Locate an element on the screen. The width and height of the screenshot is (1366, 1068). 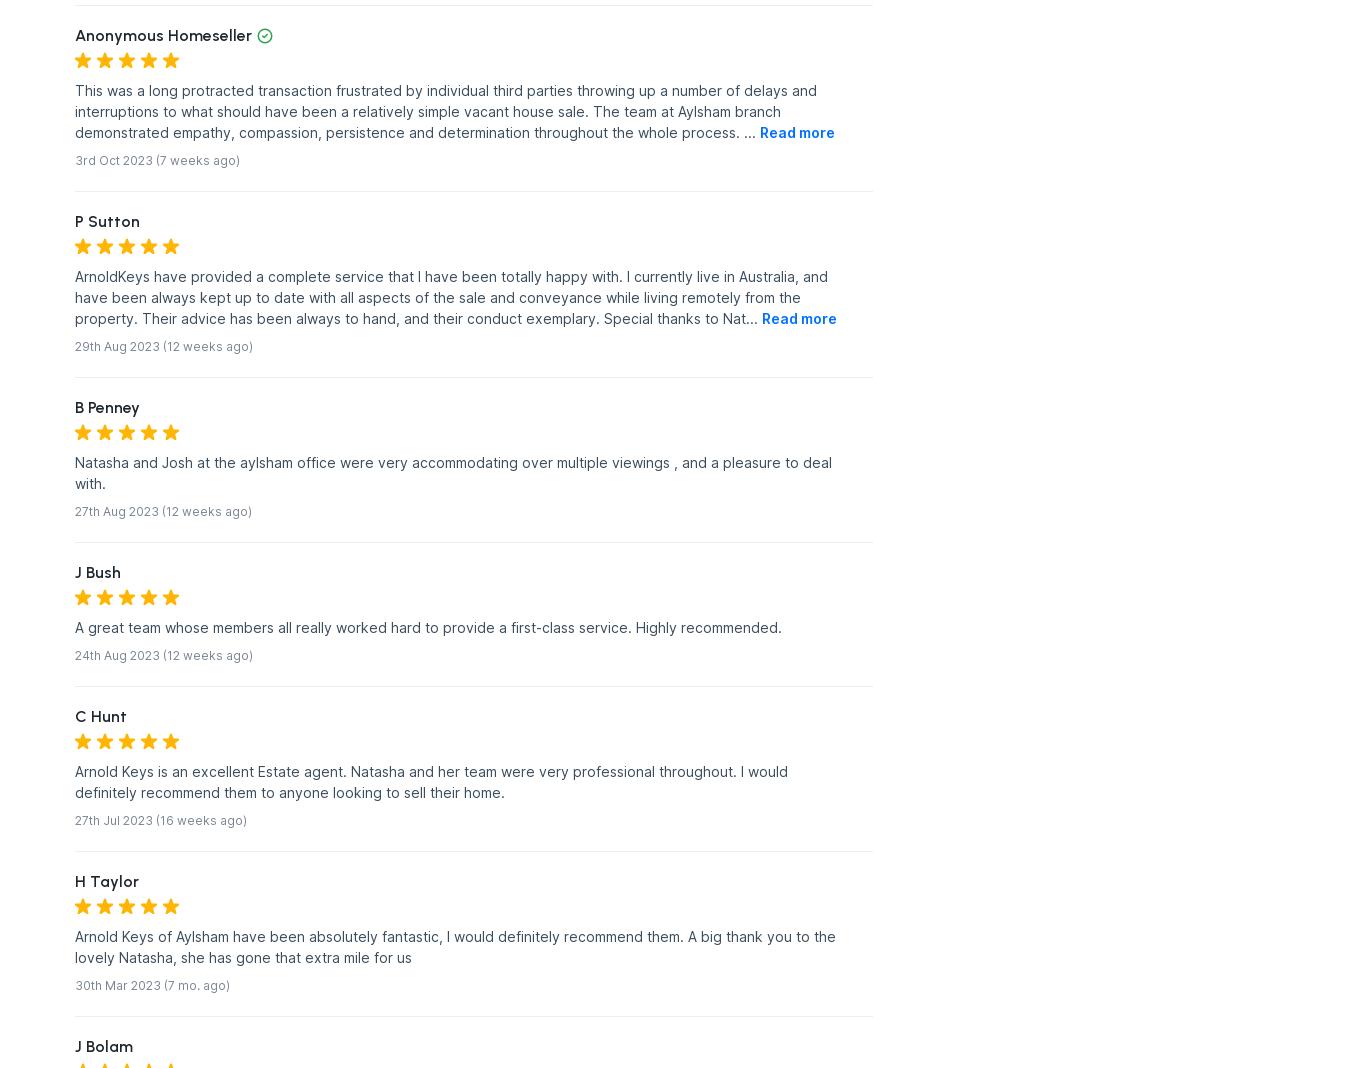
'A great team whose members all really worked hard to provide a first-class service. Highly recommended.' is located at coordinates (427, 626).